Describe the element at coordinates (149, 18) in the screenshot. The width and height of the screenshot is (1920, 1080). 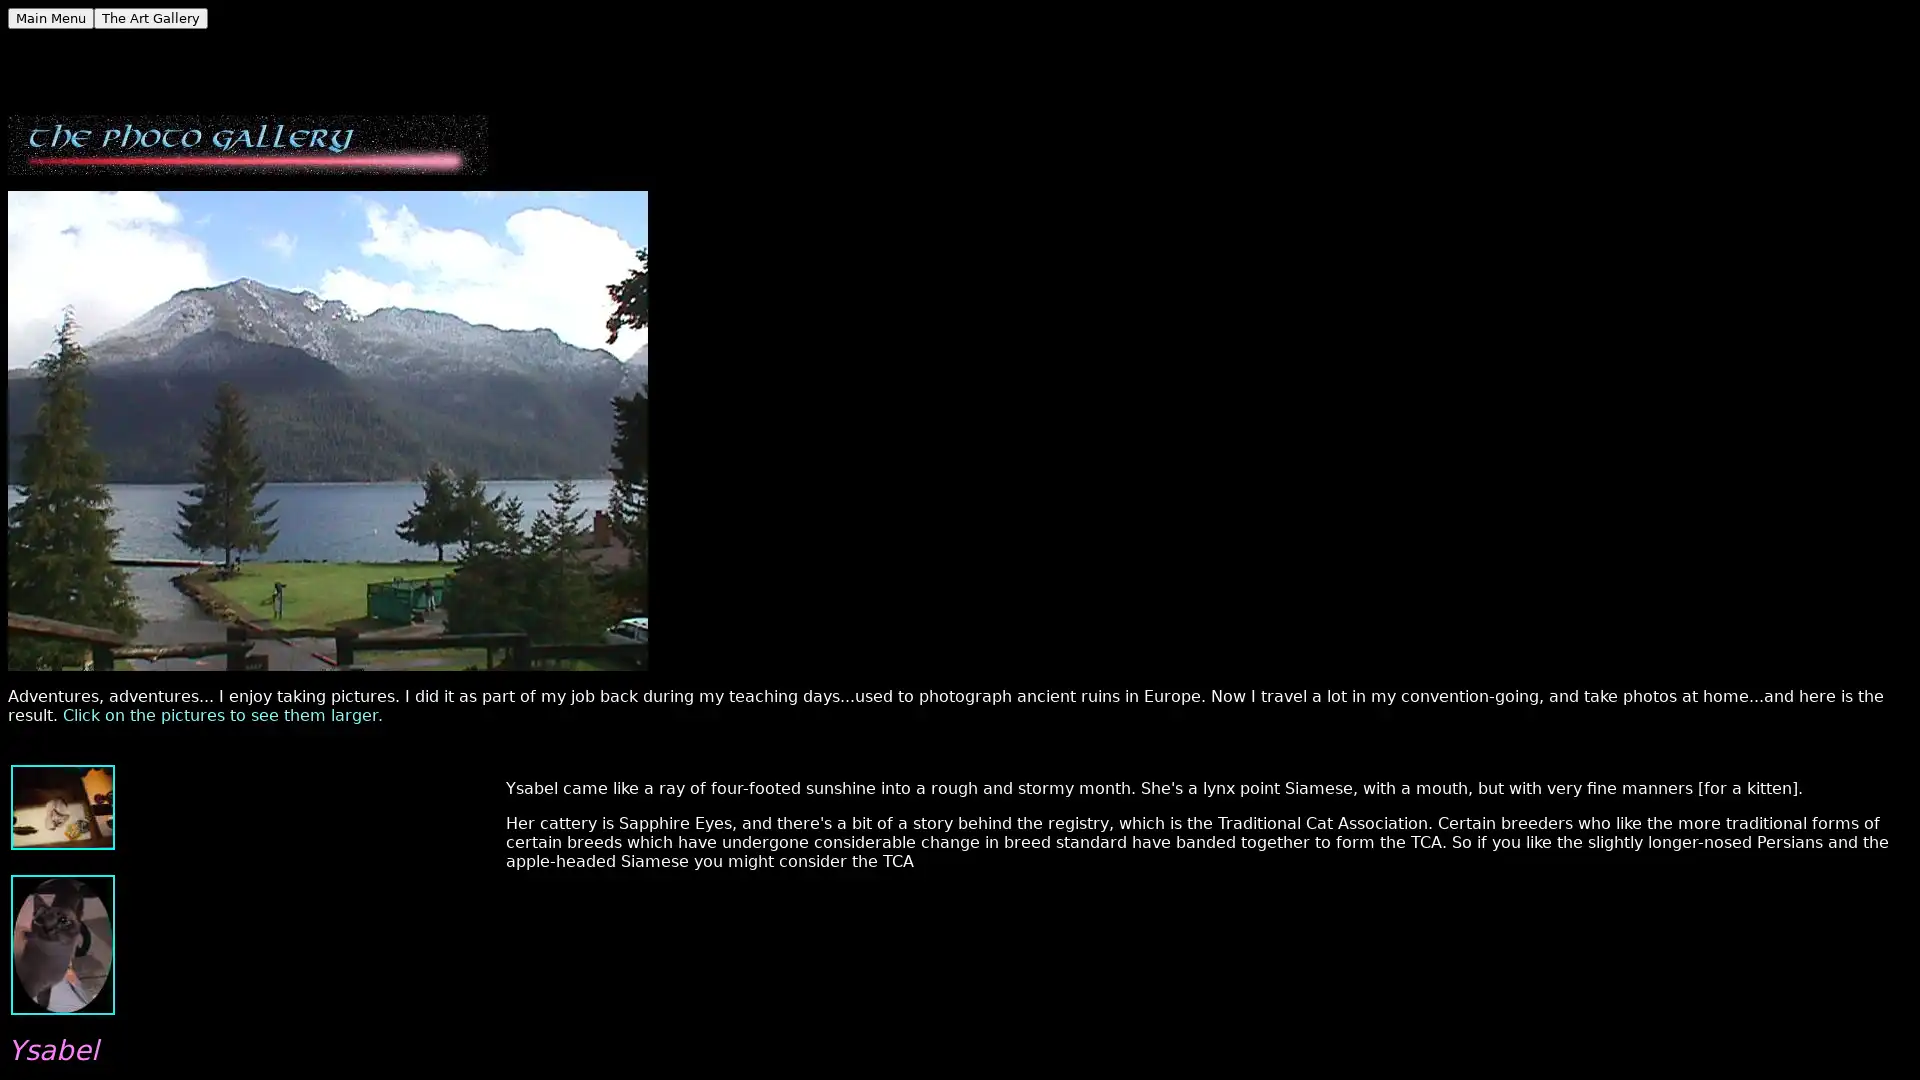
I see `The Art Gallery` at that location.